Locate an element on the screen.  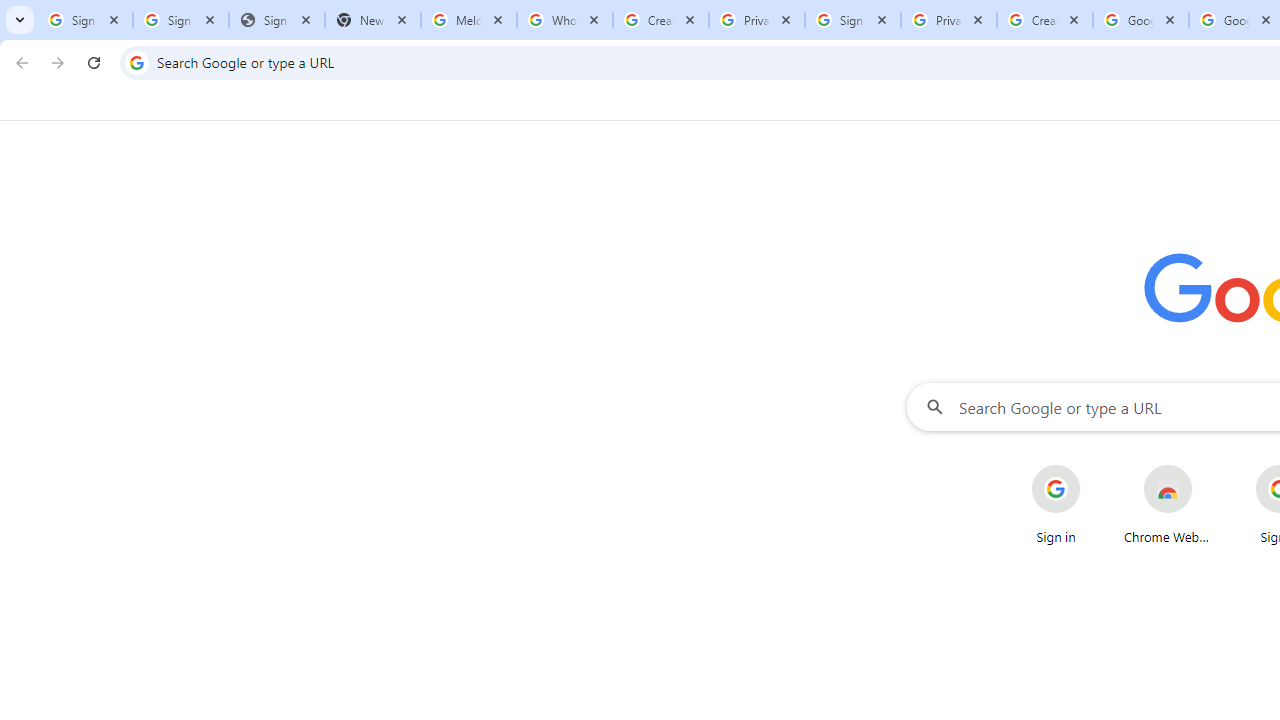
'More actions for Sign in shortcut' is located at coordinates (1094, 466).